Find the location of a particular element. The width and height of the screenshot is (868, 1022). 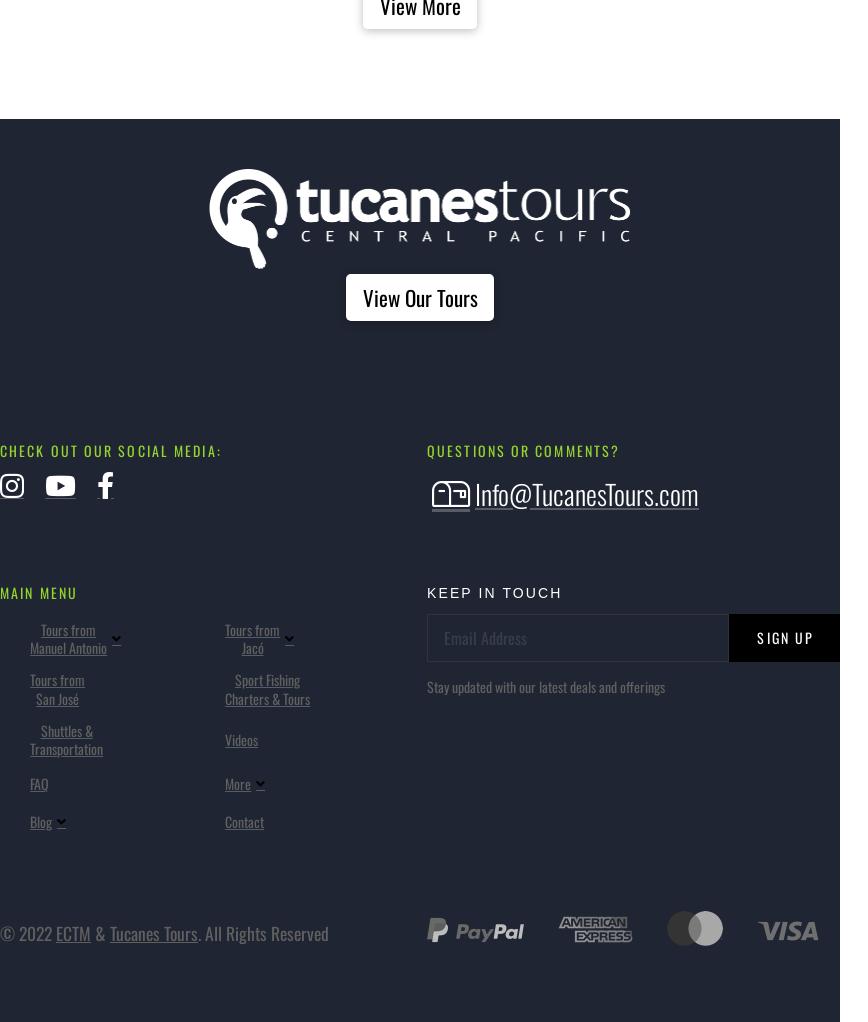

'Charters & Tours' is located at coordinates (267, 697).